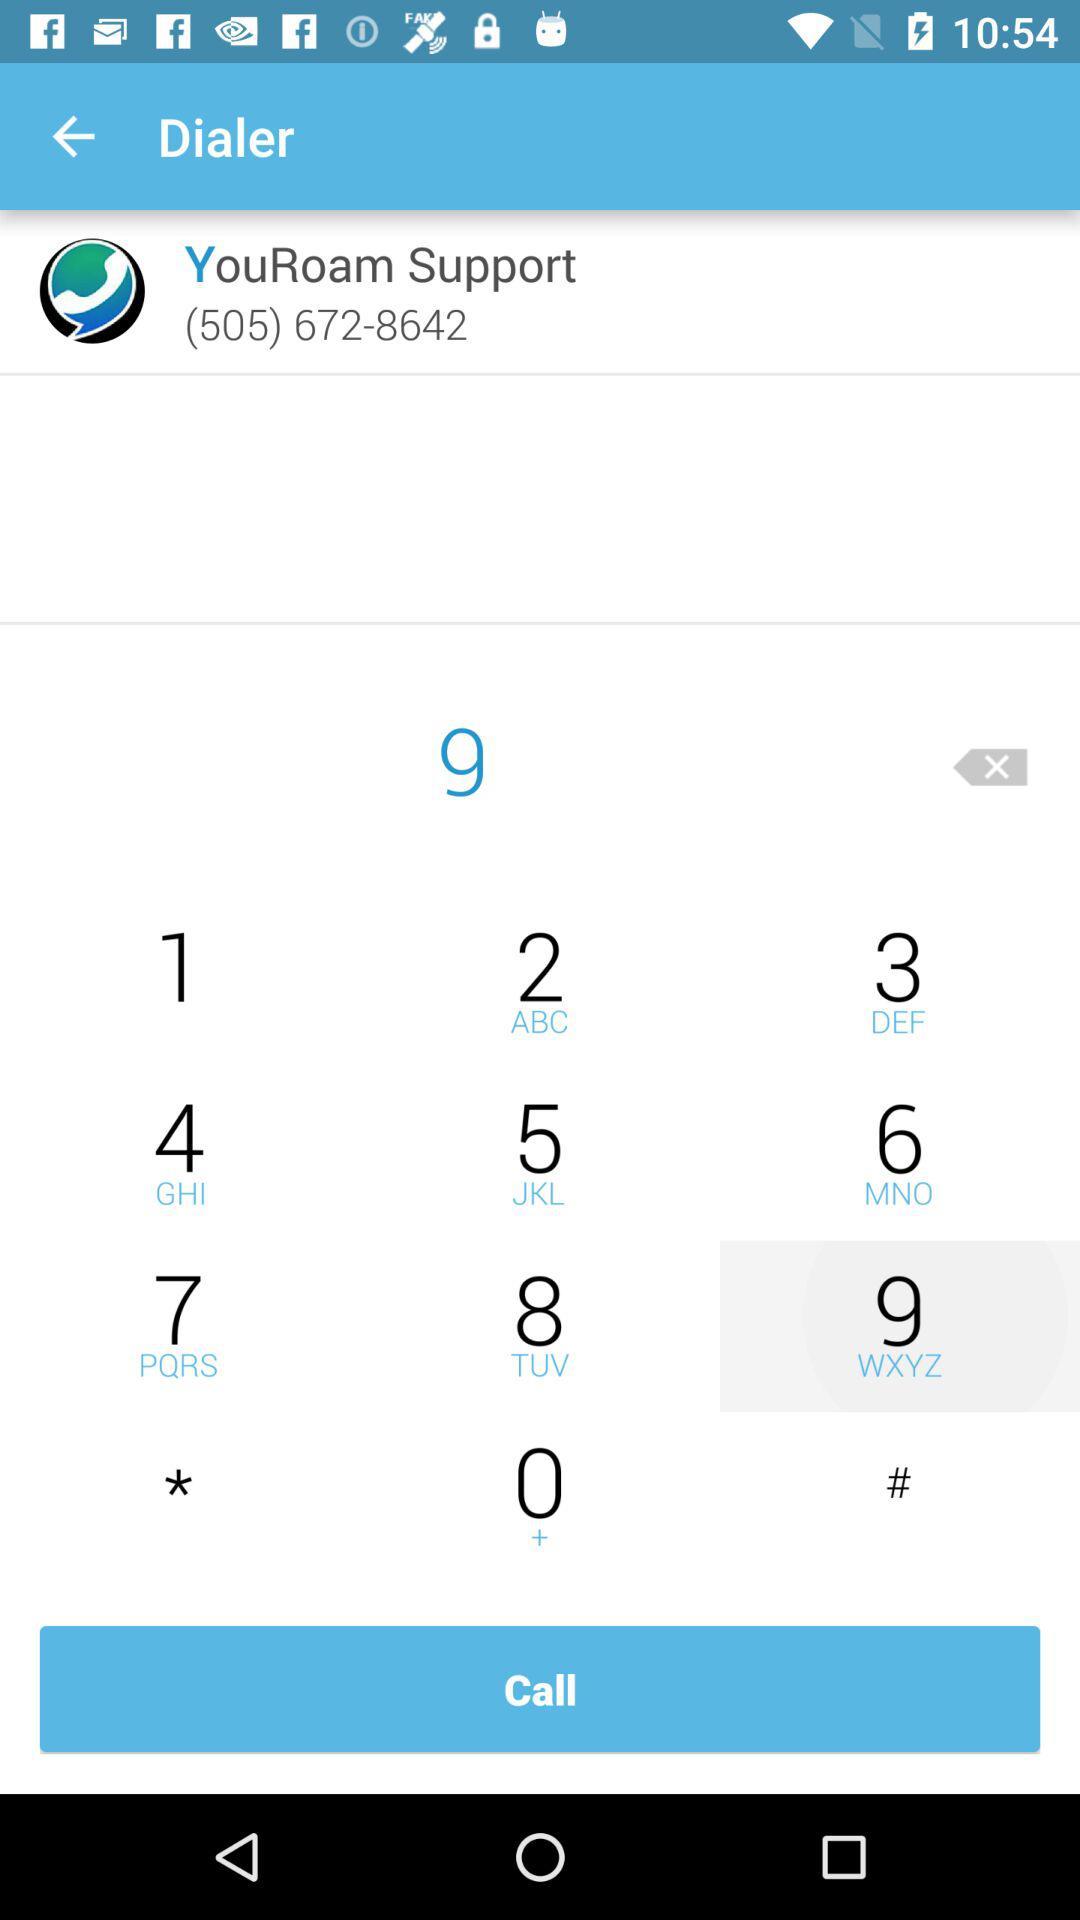  Describe the element at coordinates (380, 262) in the screenshot. I see `the icon above (505) 672-8642 icon` at that location.